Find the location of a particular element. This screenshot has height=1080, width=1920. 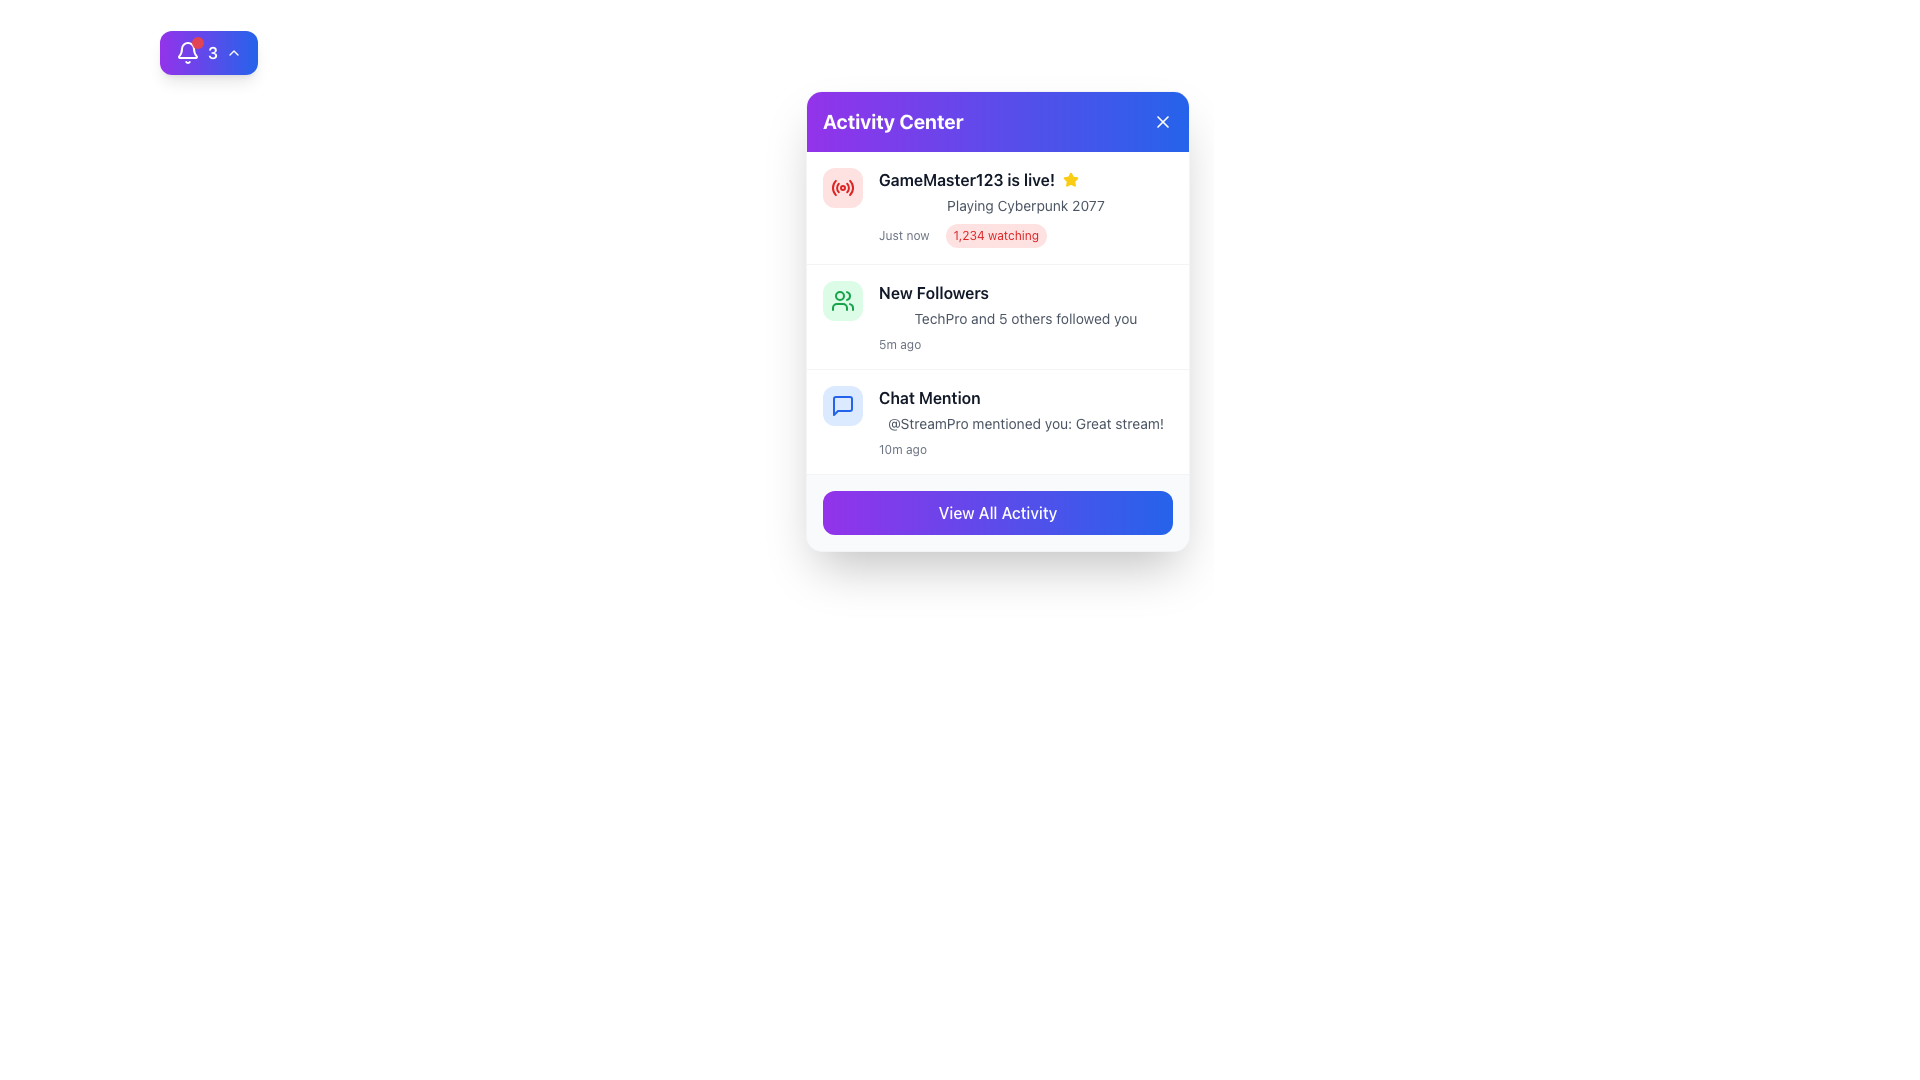

the live broadcasting indicator icon located in the upper-left section of the 'Activity Center' card, adjacent to the text 'GameMaster123 is live!' is located at coordinates (843, 188).